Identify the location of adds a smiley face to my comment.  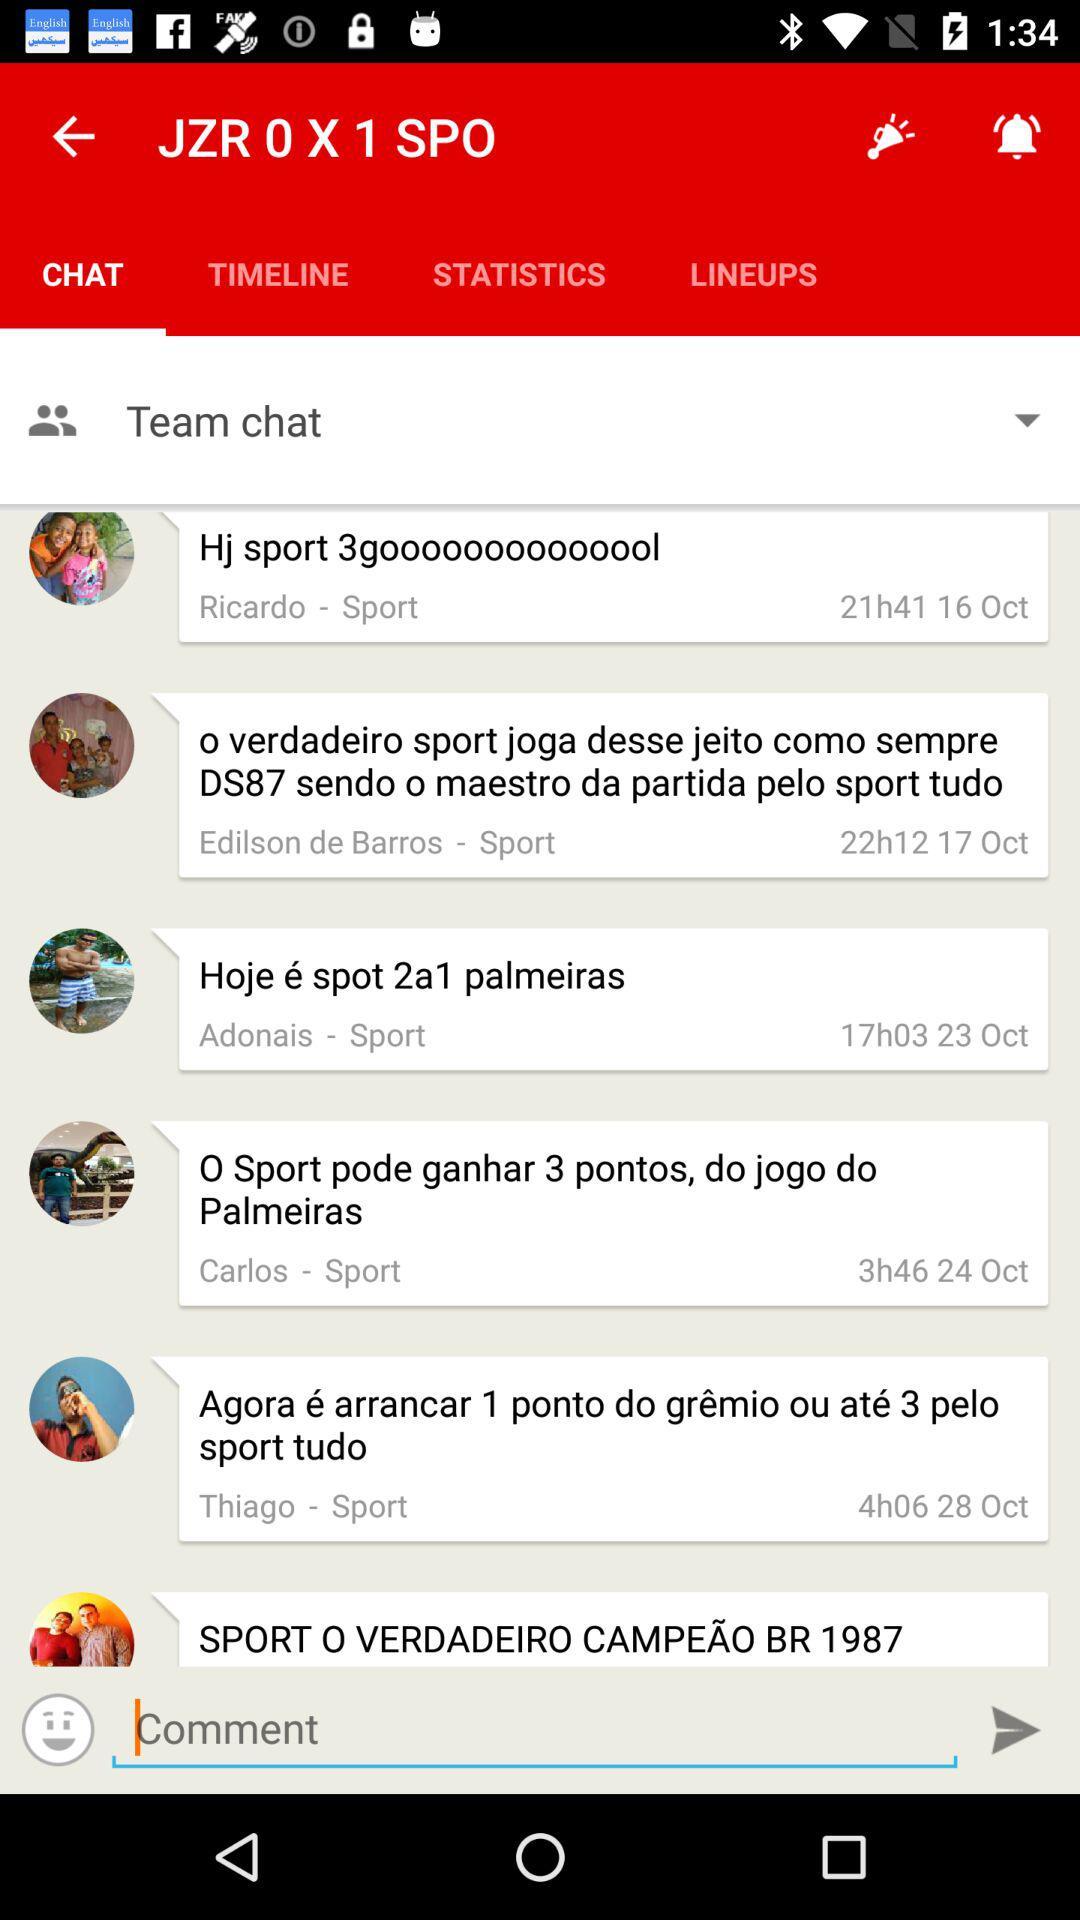
(57, 1728).